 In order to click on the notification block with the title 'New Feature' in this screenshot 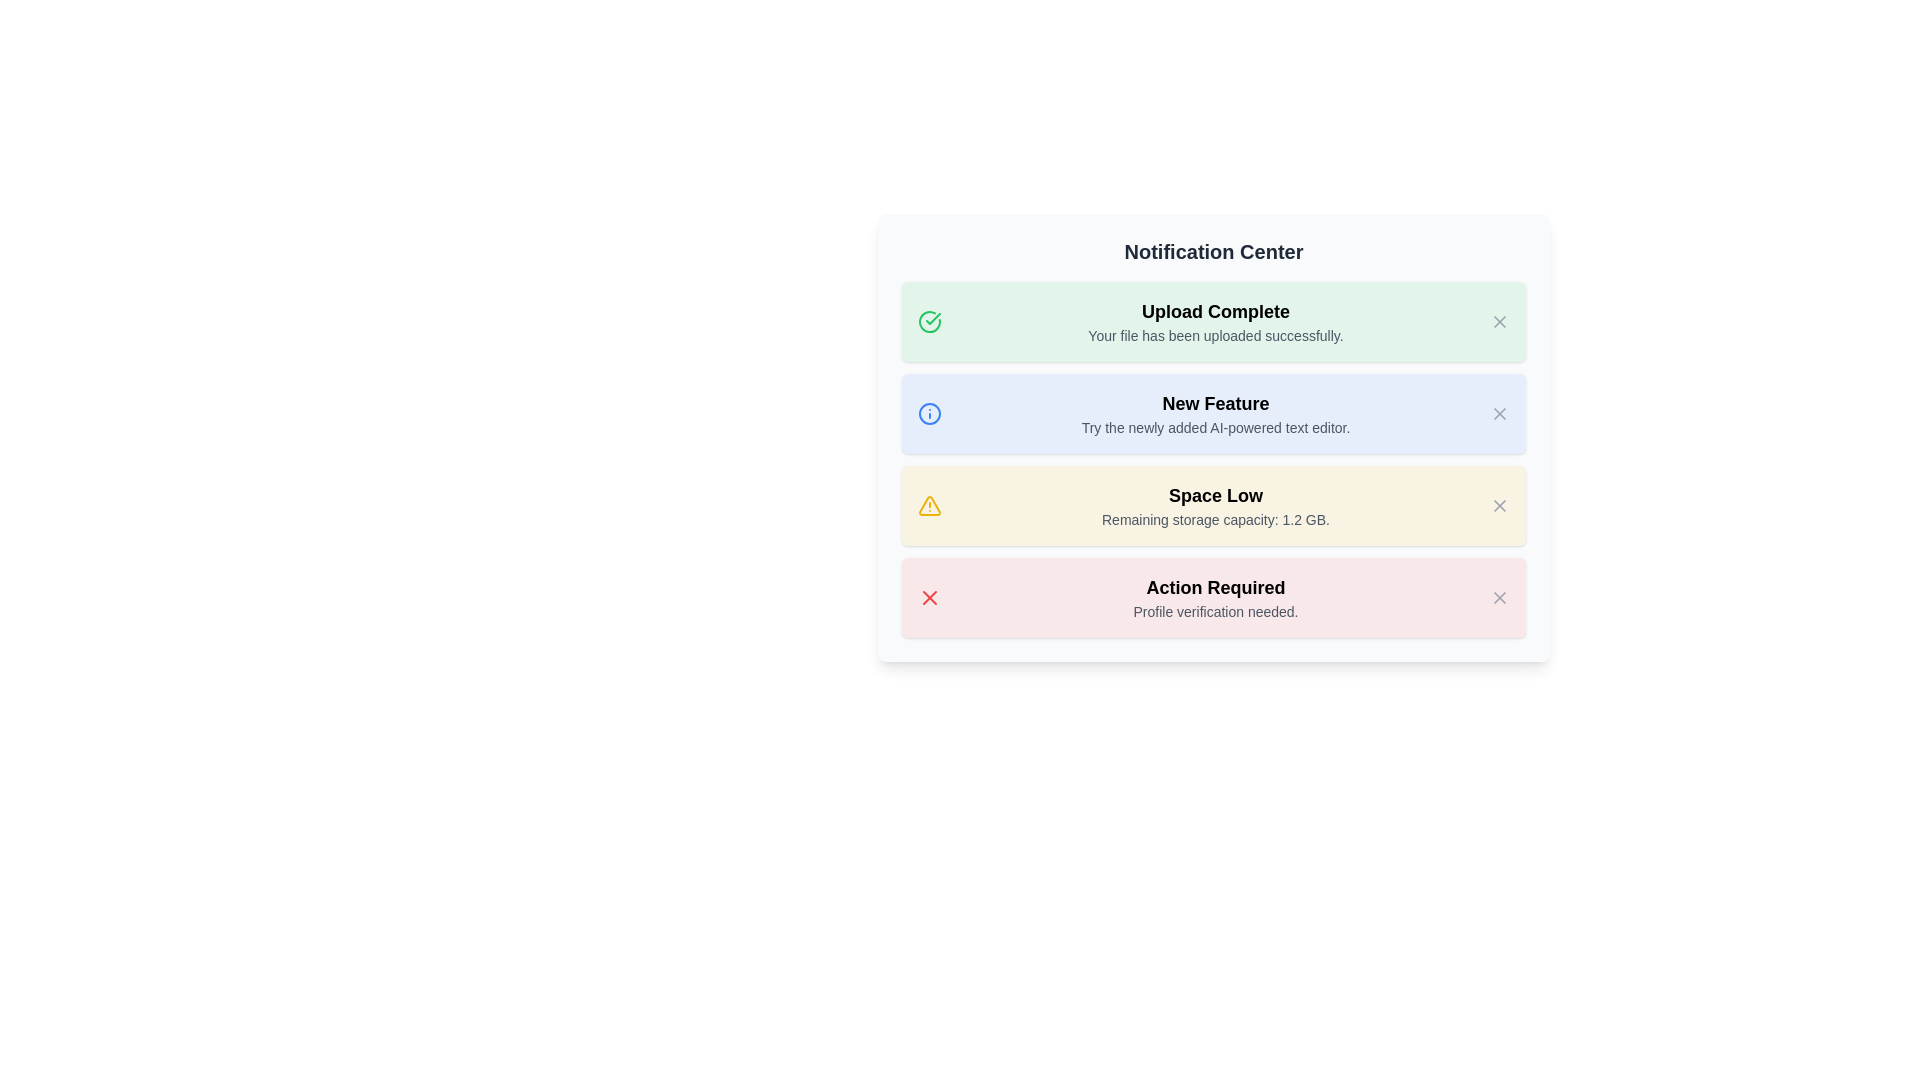, I will do `click(1213, 437)`.